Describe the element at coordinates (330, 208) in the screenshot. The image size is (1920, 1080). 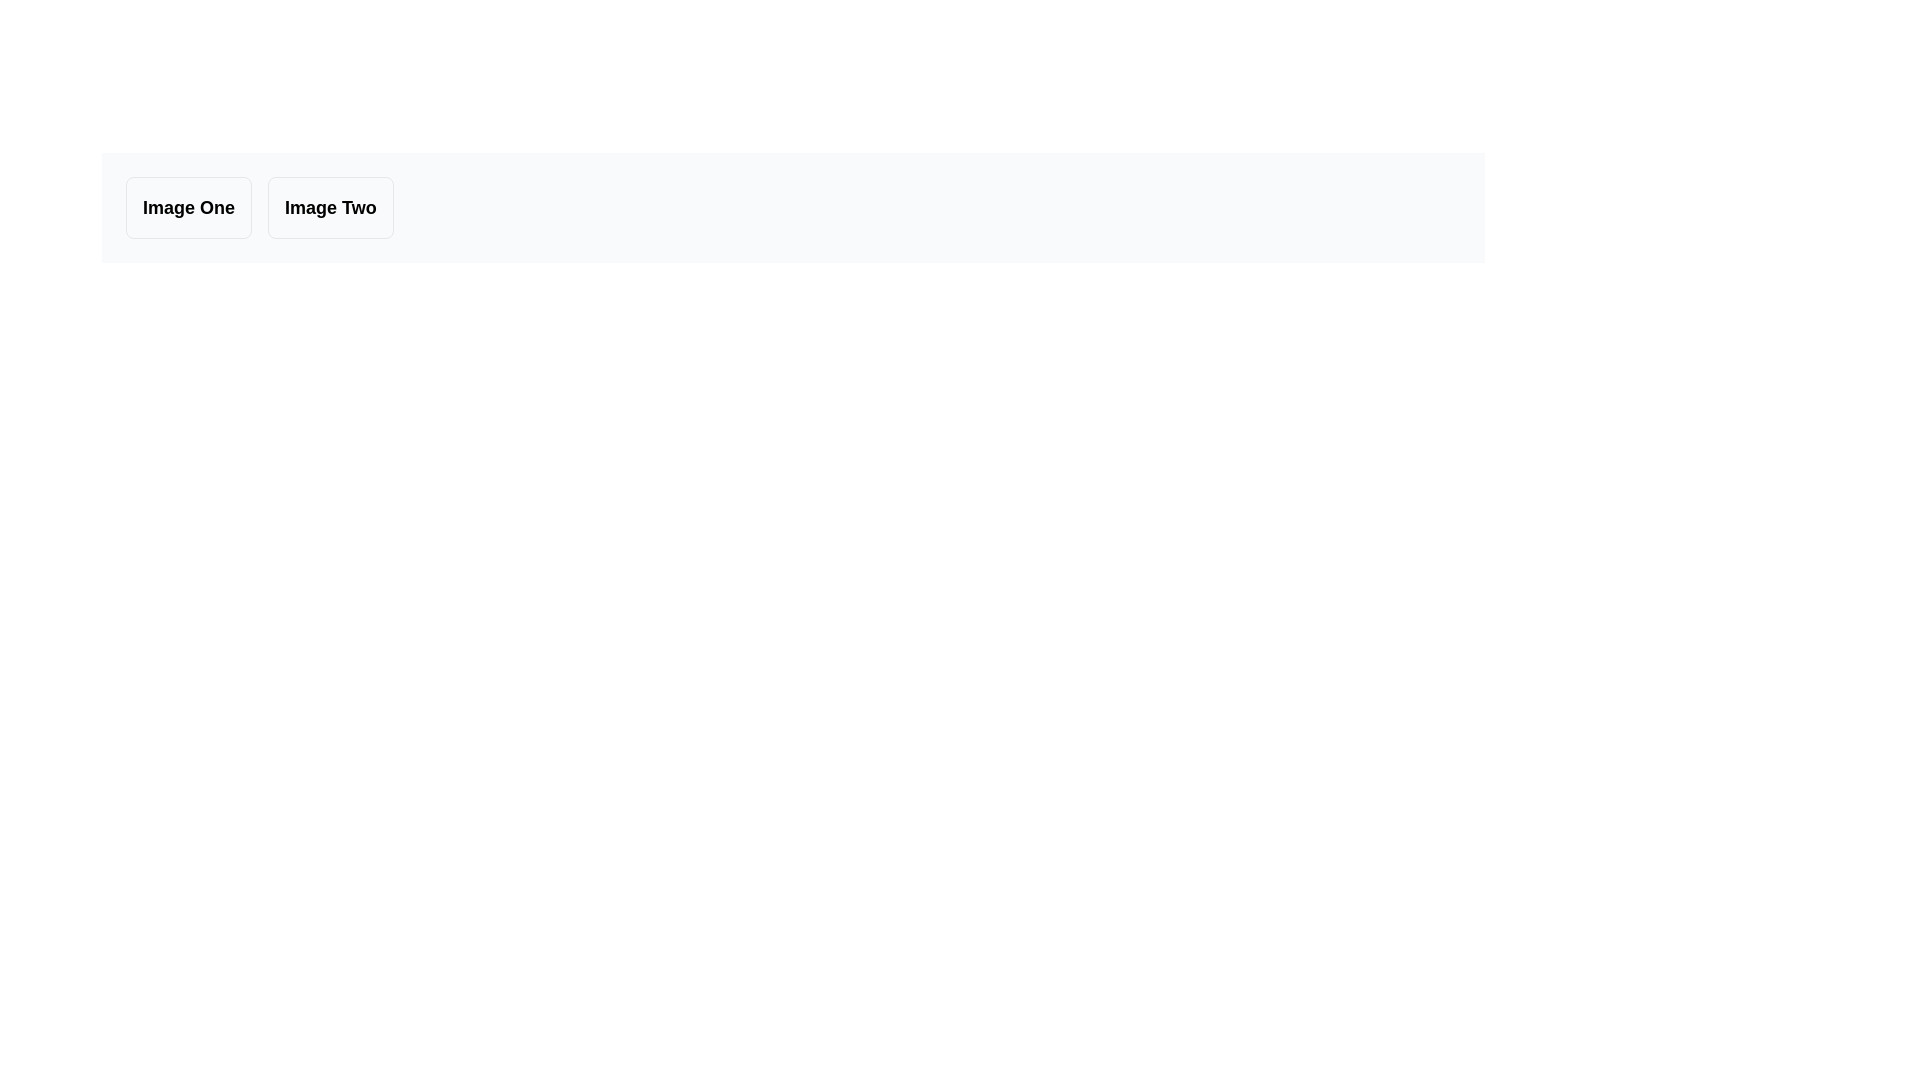
I see `the Text Label containing the text 'Image Two', which is styled with a bold font and is located within the second card of horizontally aligned cards` at that location.